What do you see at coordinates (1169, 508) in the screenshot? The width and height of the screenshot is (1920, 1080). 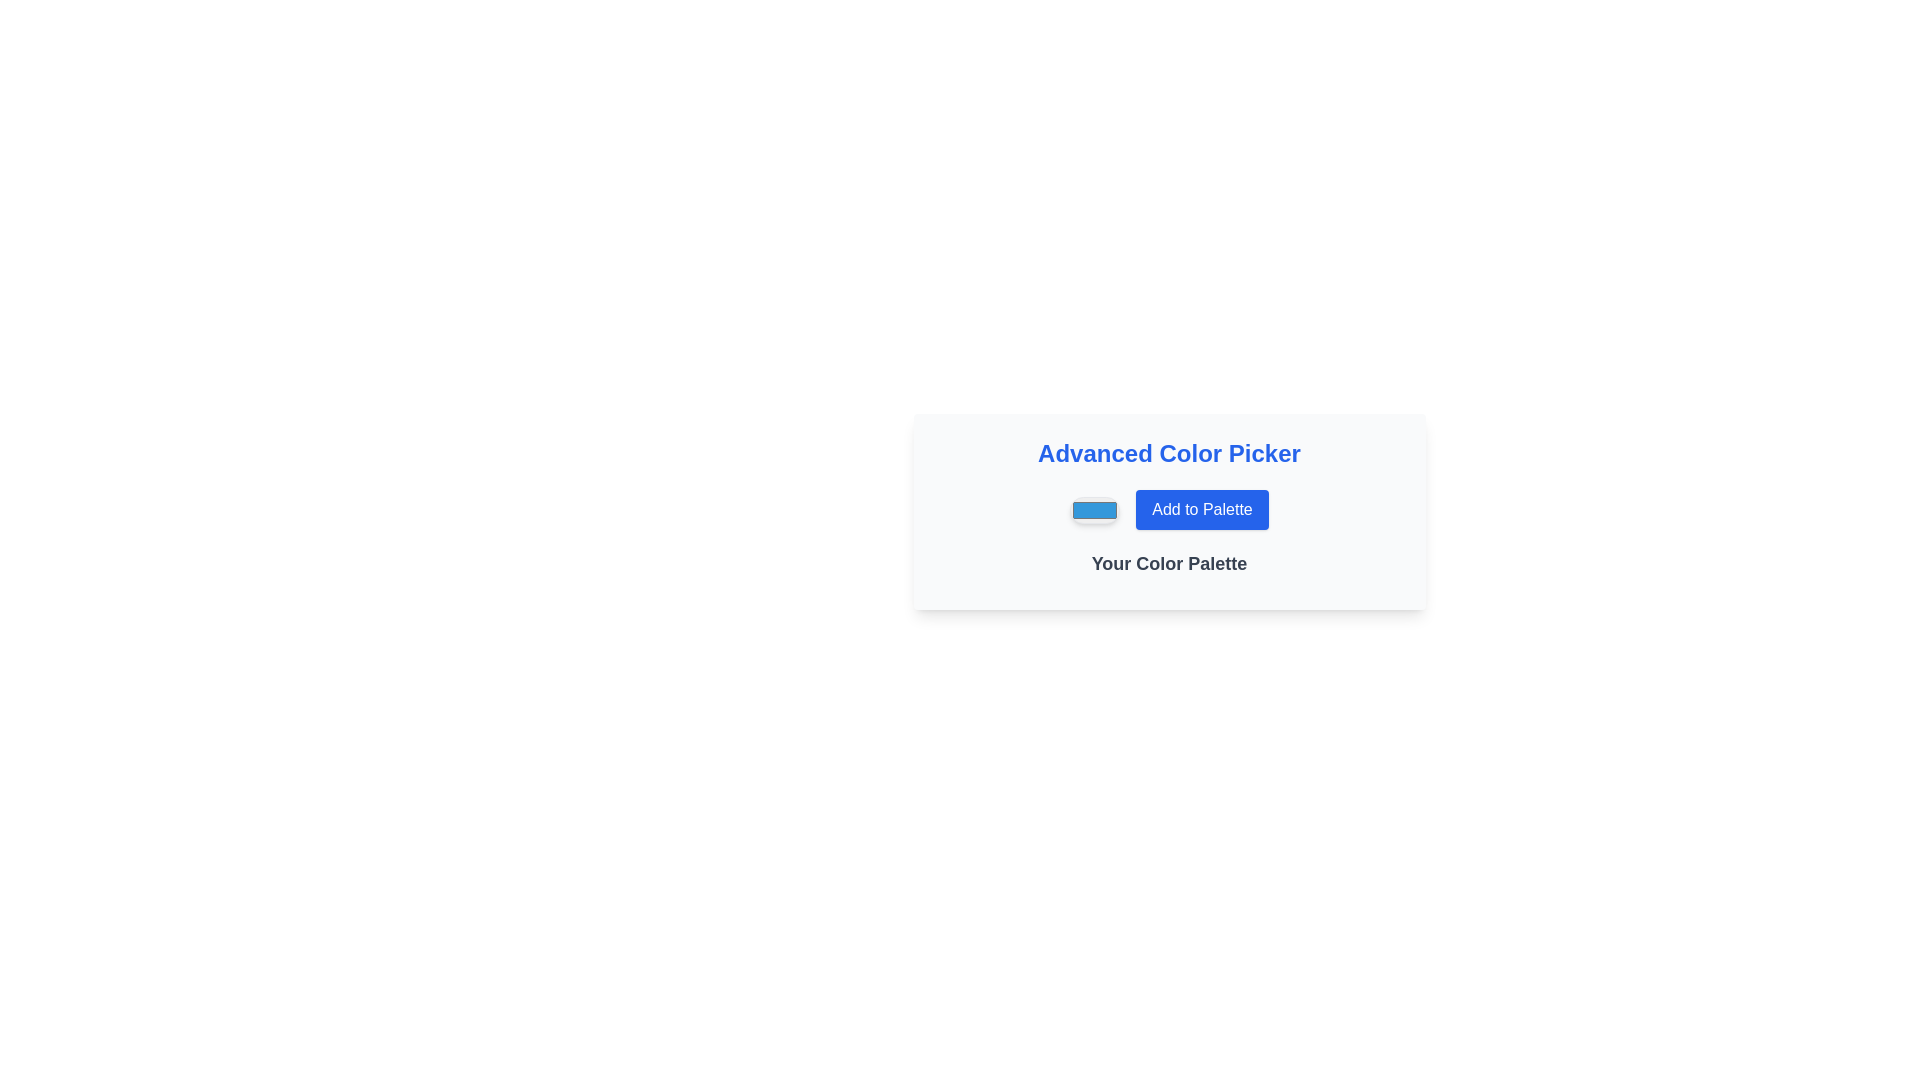 I see `the 'Add to Palette' button, which is a blue rectangular button located below the 'Advanced Color Picker' heading and above the 'Your Color Palette' text` at bounding box center [1169, 508].